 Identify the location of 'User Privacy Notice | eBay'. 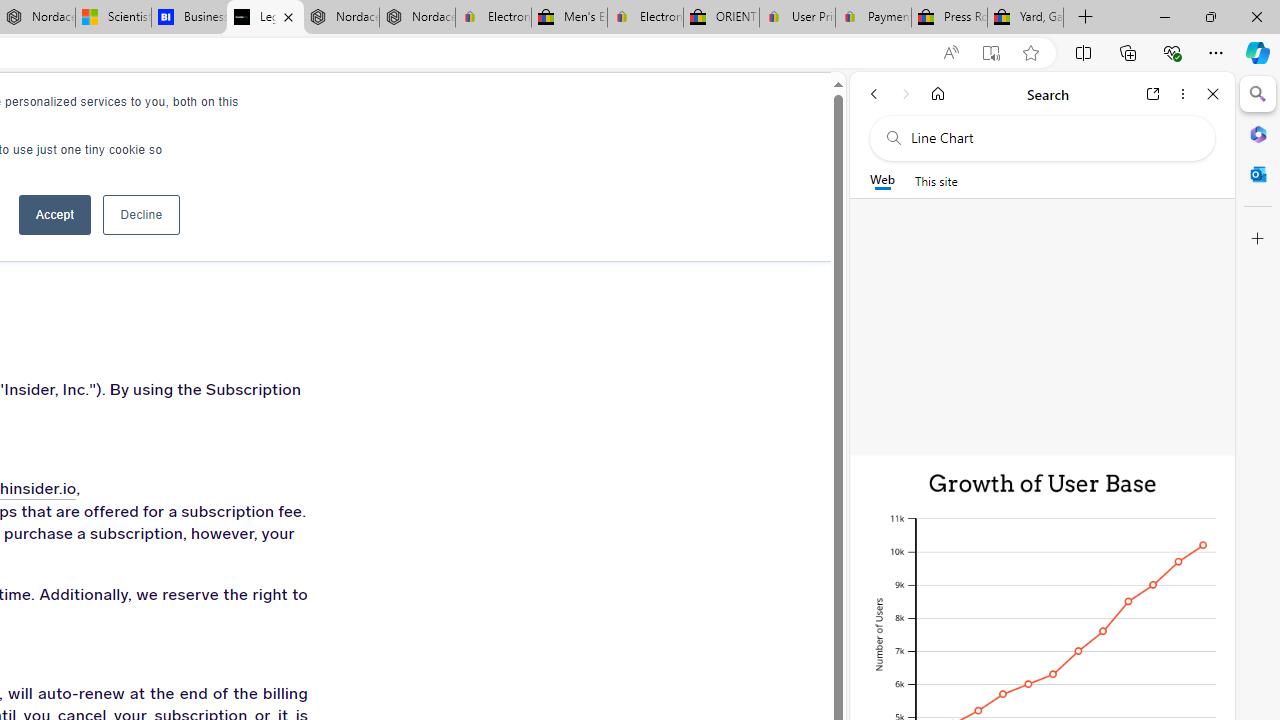
(796, 17).